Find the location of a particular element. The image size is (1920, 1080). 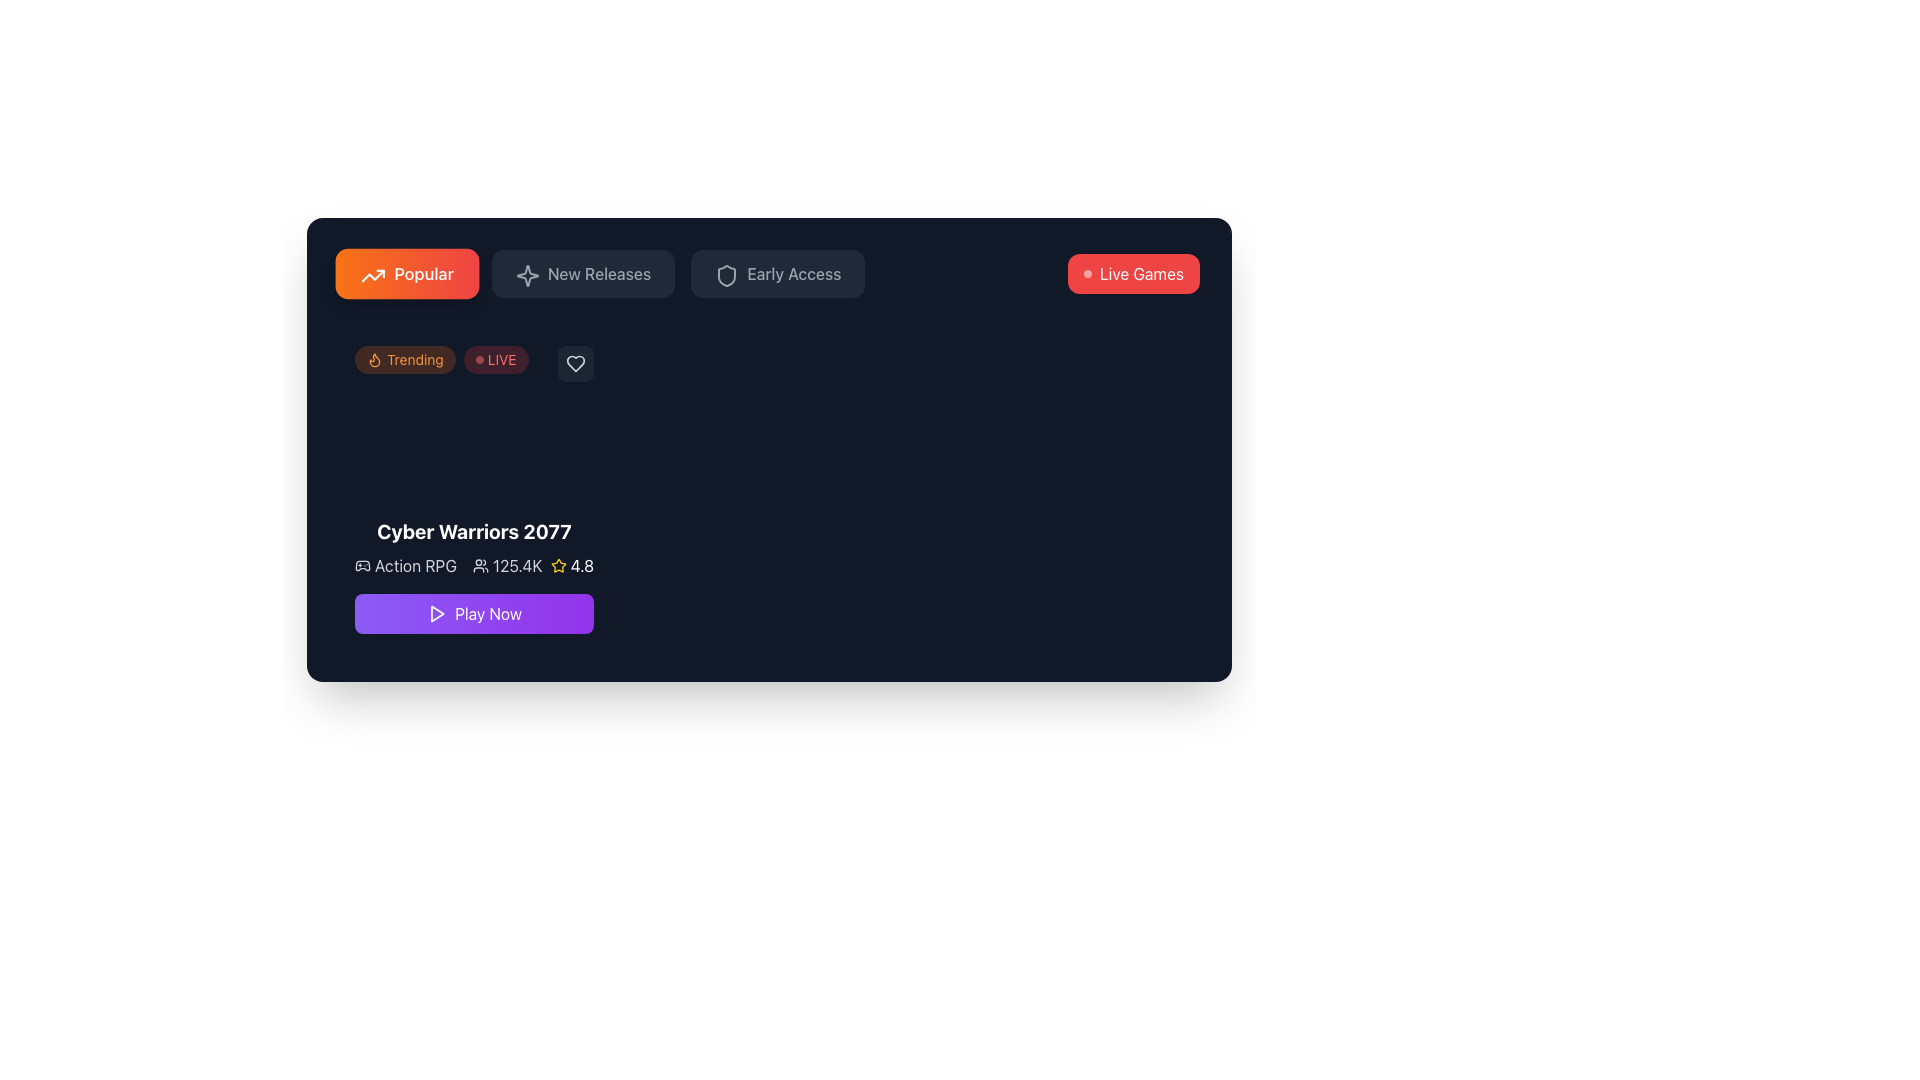

the text 'Action RPG' with the game controller icon, which is located near the bottom-left section of the visible panel is located at coordinates (404, 566).